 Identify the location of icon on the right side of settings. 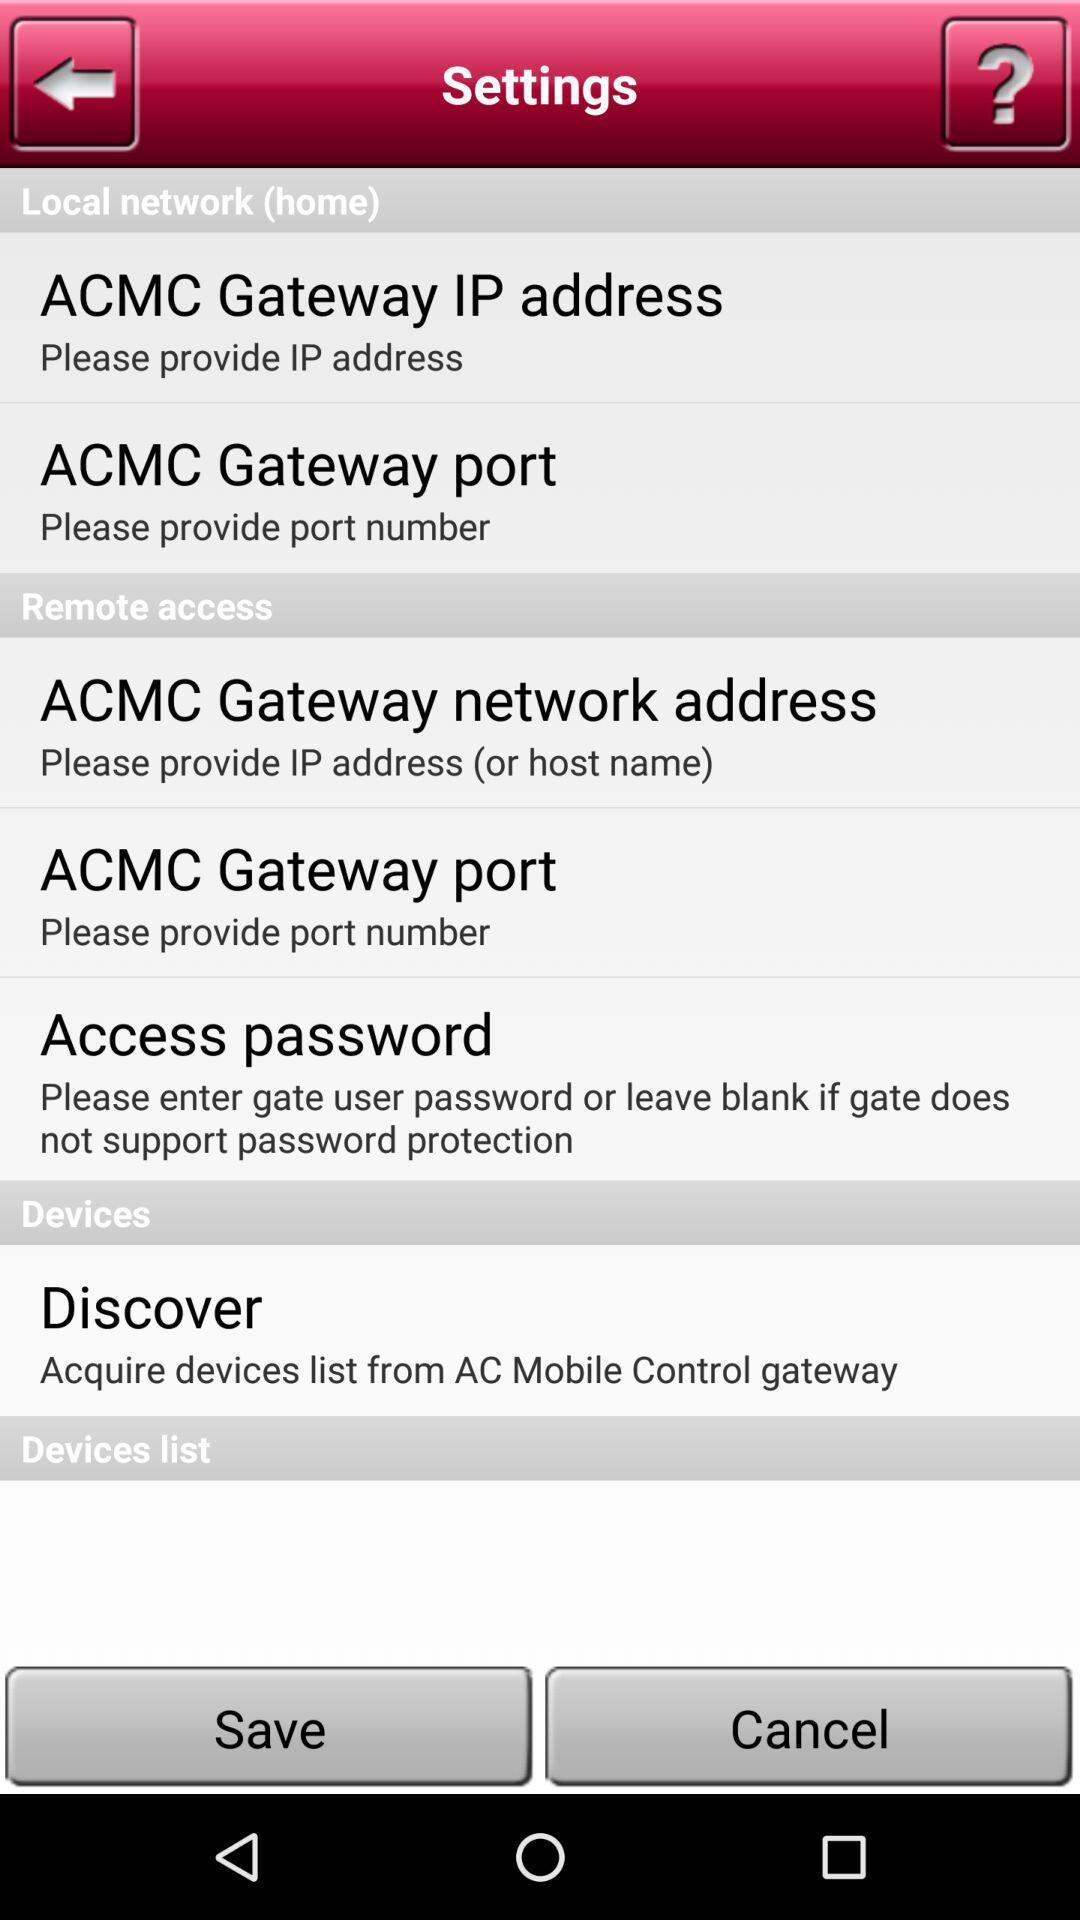
(1005, 83).